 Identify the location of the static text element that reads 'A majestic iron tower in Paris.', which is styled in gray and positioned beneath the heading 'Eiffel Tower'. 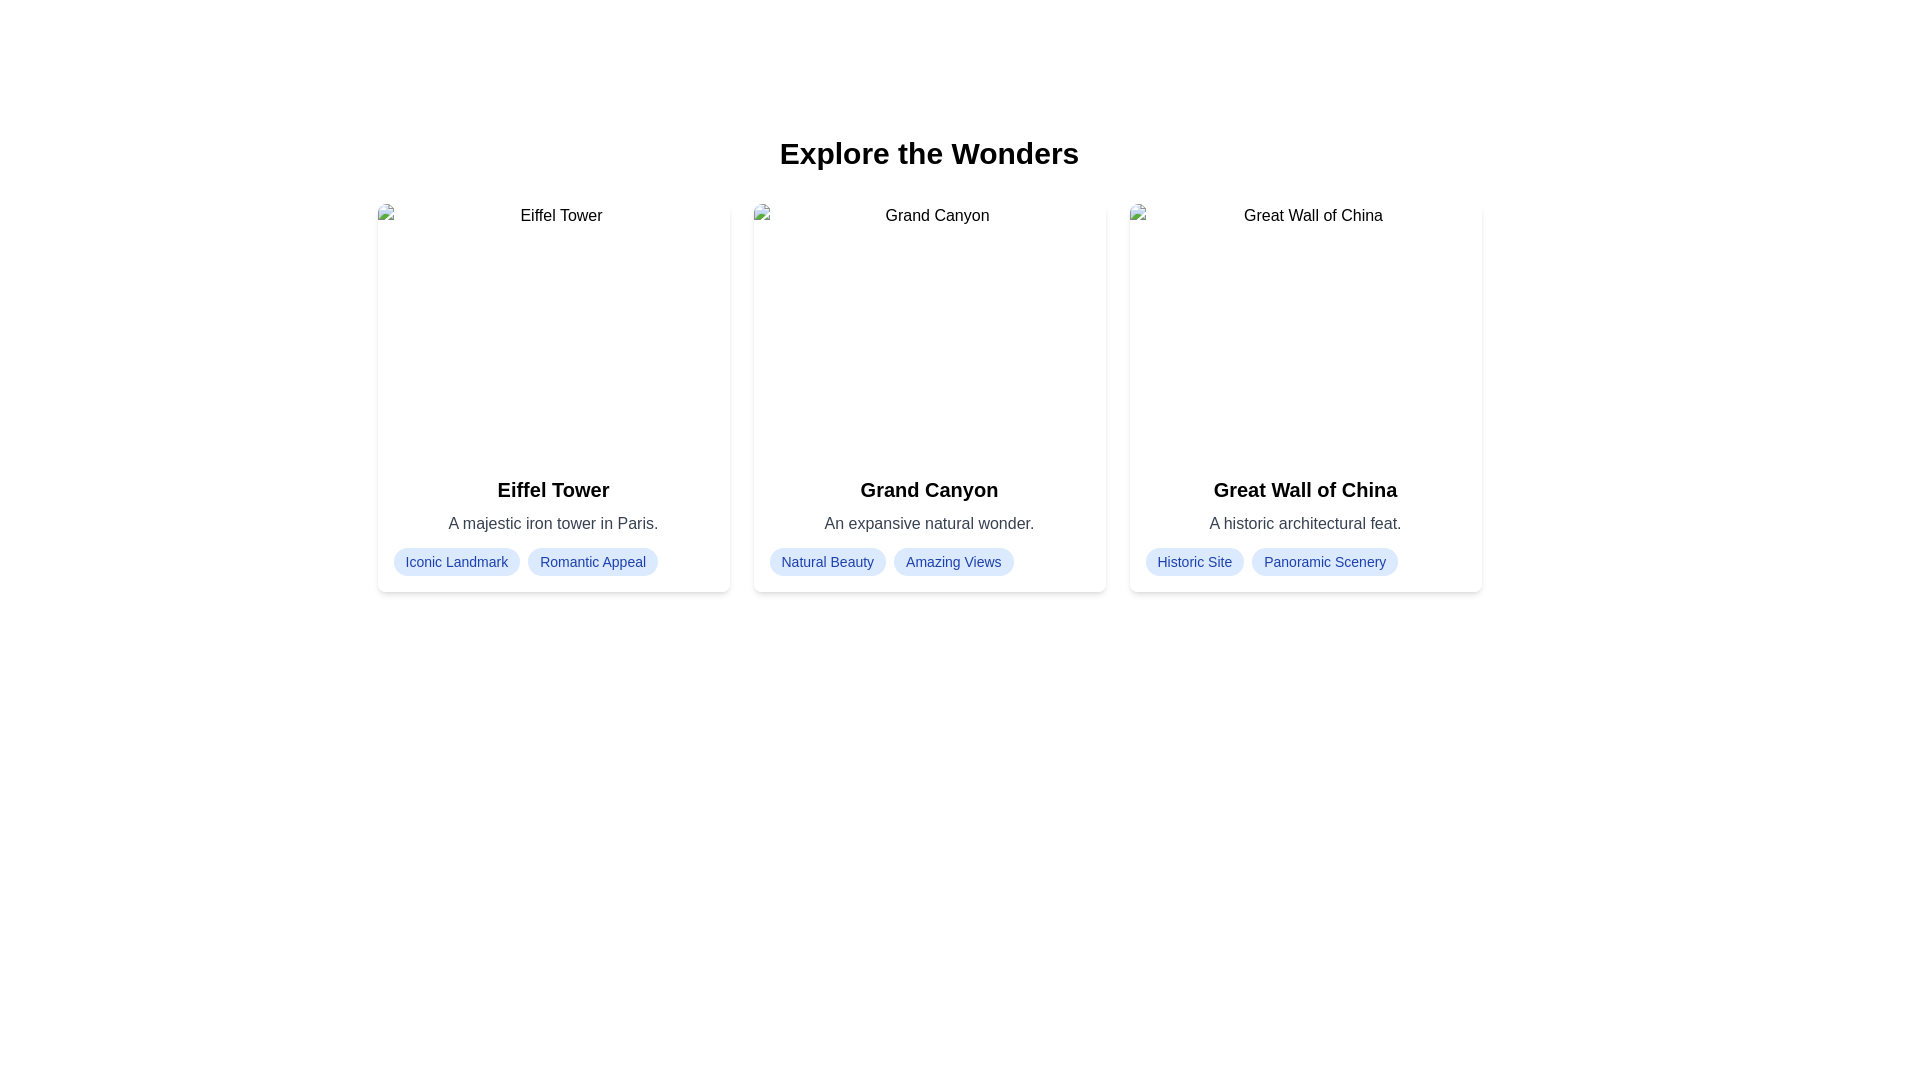
(553, 523).